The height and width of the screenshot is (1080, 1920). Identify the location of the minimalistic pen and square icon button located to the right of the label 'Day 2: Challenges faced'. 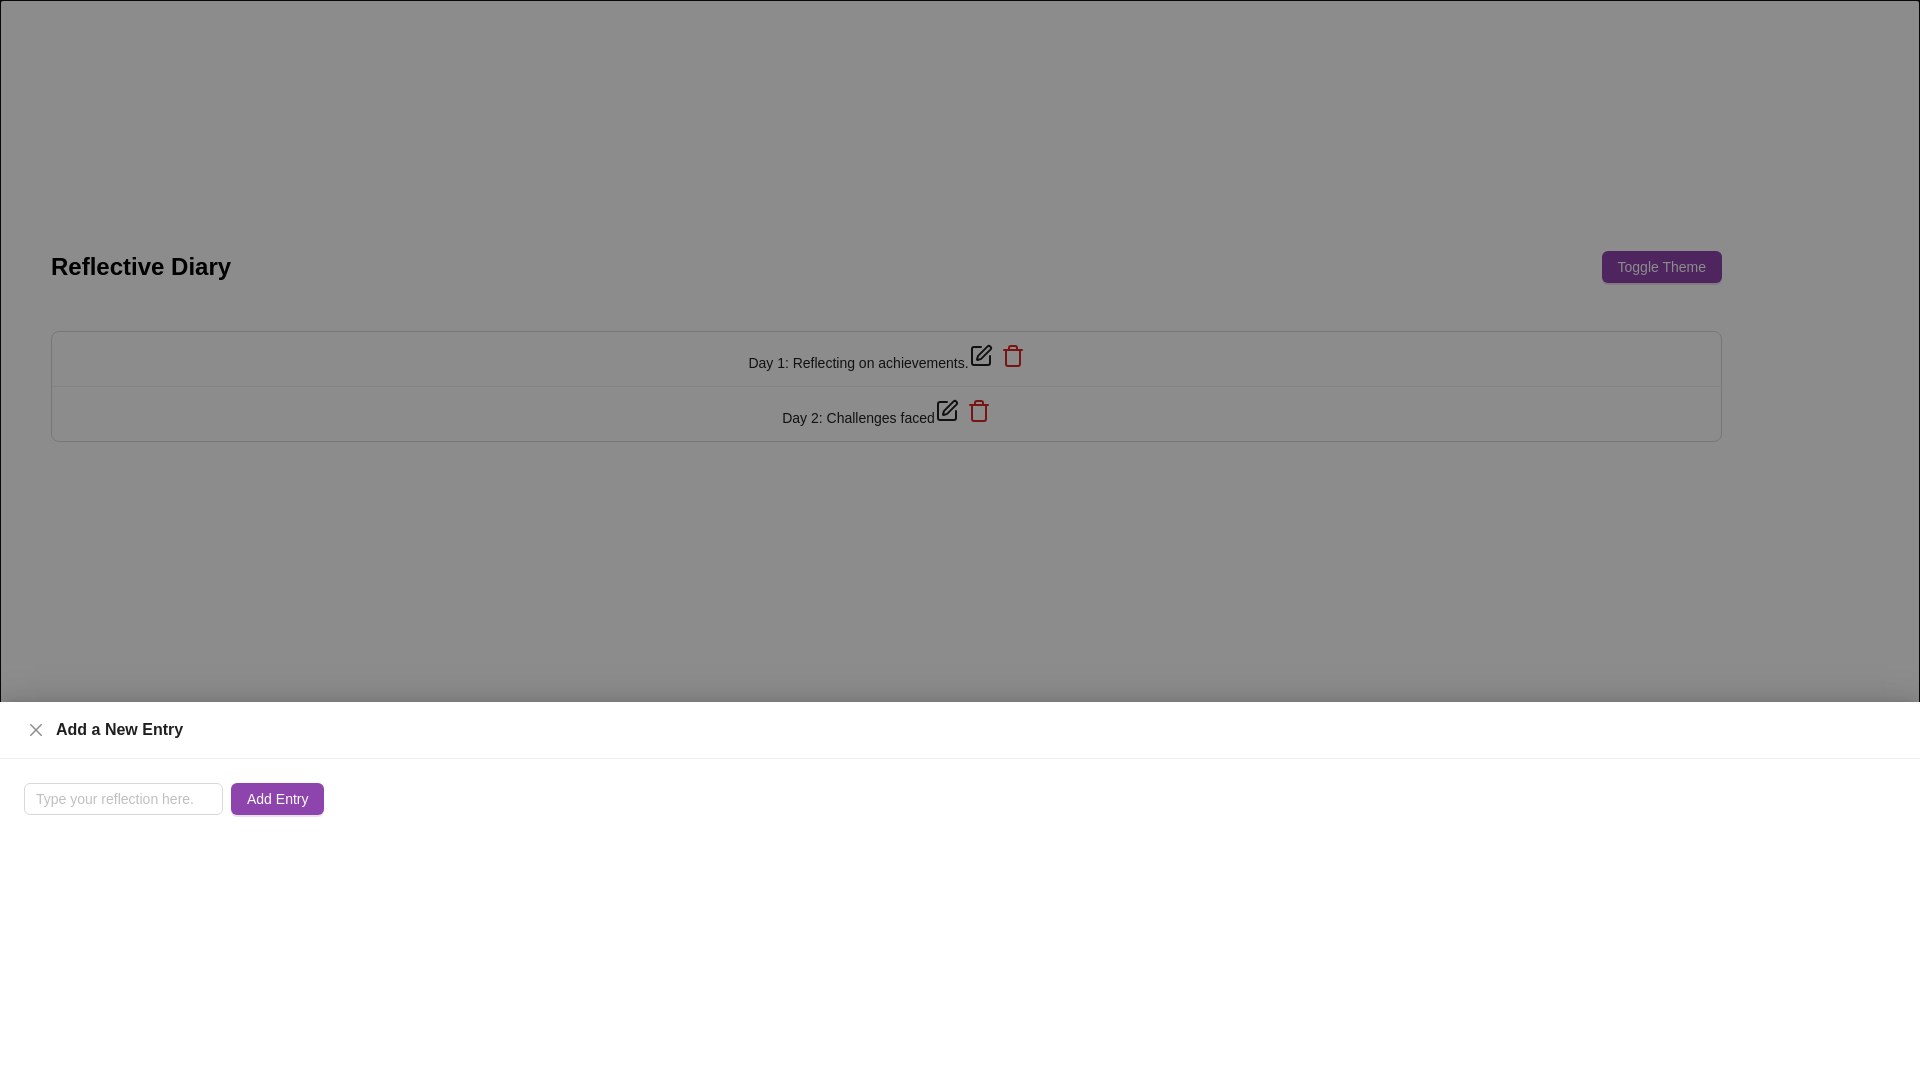
(945, 410).